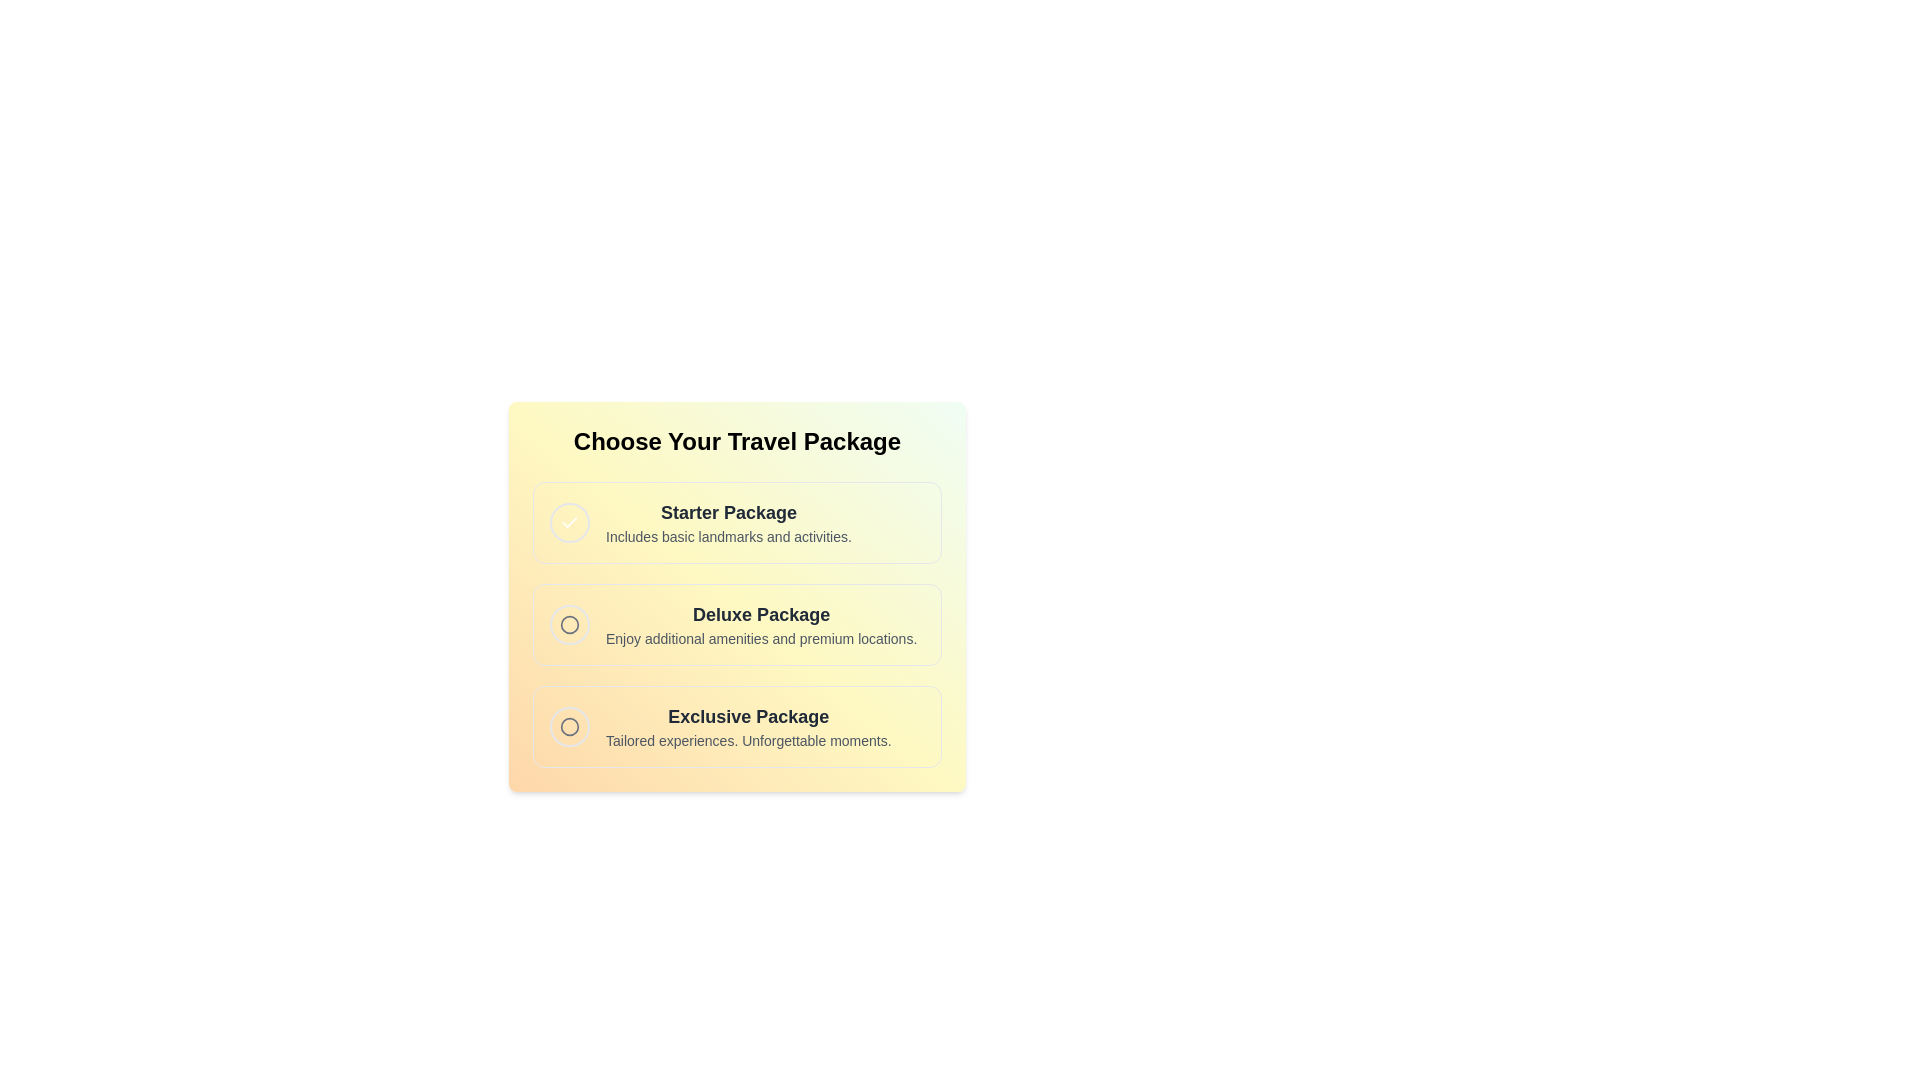 The image size is (1920, 1080). Describe the element at coordinates (728, 522) in the screenshot. I see `information from the 'Starter Package' text label located at the uppermost option in the selection list of travel packages under the heading 'Choose Your Travel Package'` at that location.